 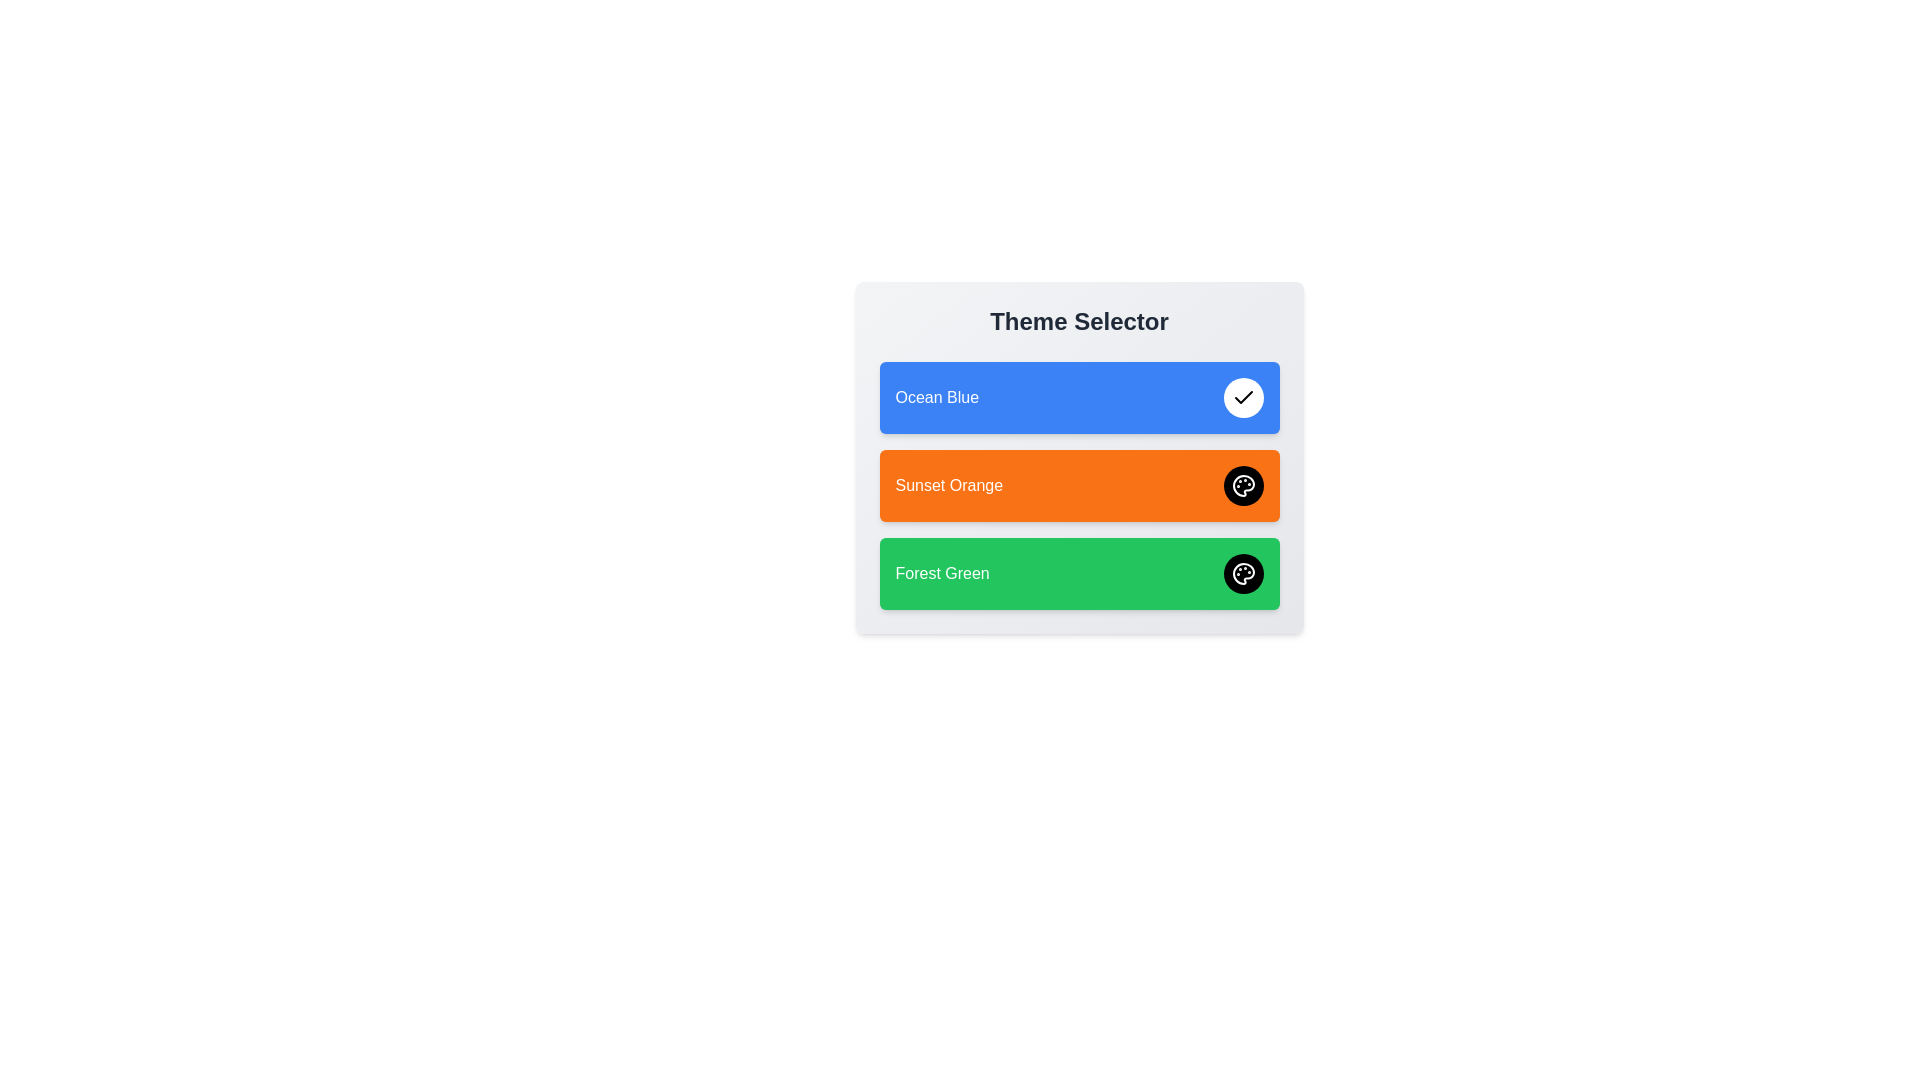 What do you see at coordinates (1078, 486) in the screenshot?
I see `the theme Sunset Orange to inspect its visual representation` at bounding box center [1078, 486].